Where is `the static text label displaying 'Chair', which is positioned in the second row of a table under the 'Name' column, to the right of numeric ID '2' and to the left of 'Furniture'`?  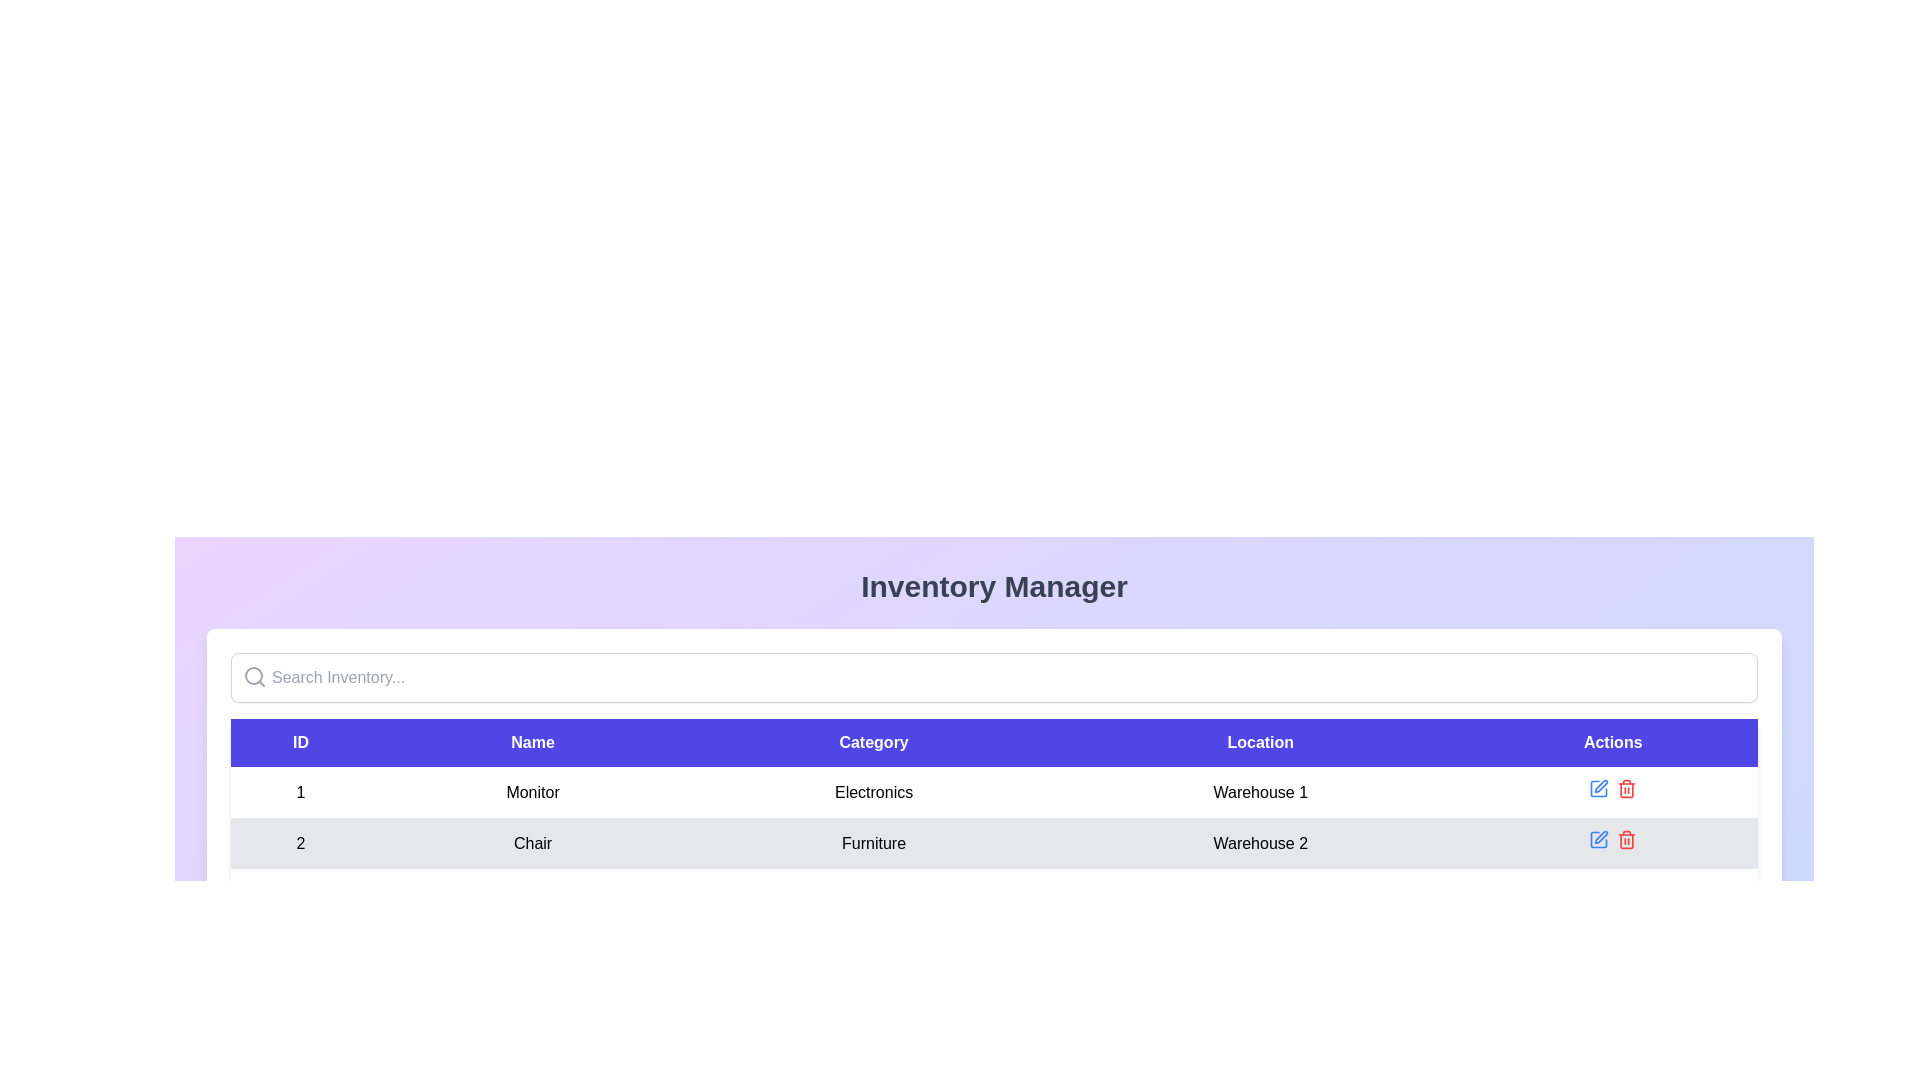
the static text label displaying 'Chair', which is positioned in the second row of a table under the 'Name' column, to the right of numeric ID '2' and to the left of 'Furniture' is located at coordinates (532, 843).